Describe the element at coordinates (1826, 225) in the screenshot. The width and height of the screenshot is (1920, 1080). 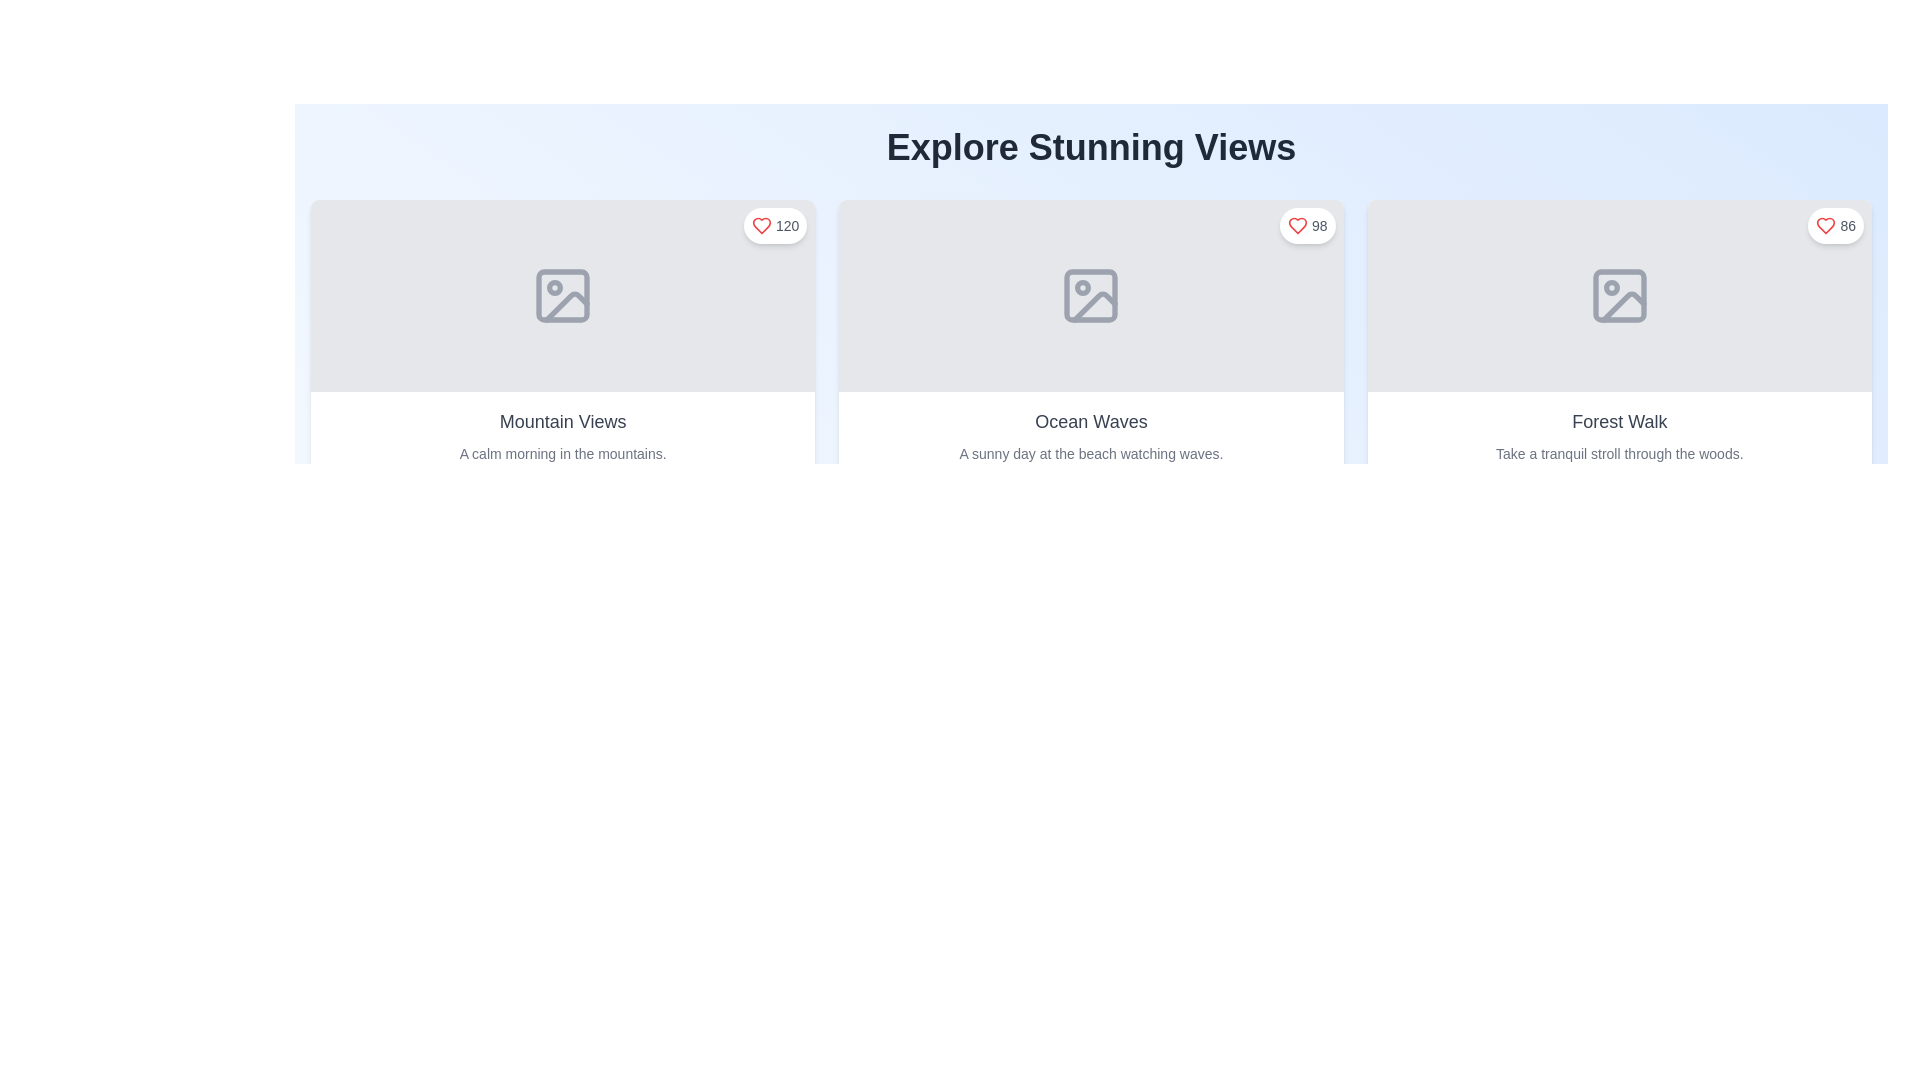
I see `the heart-shaped red icon located in the top-right corner of the 'Forest Walk' card` at that location.